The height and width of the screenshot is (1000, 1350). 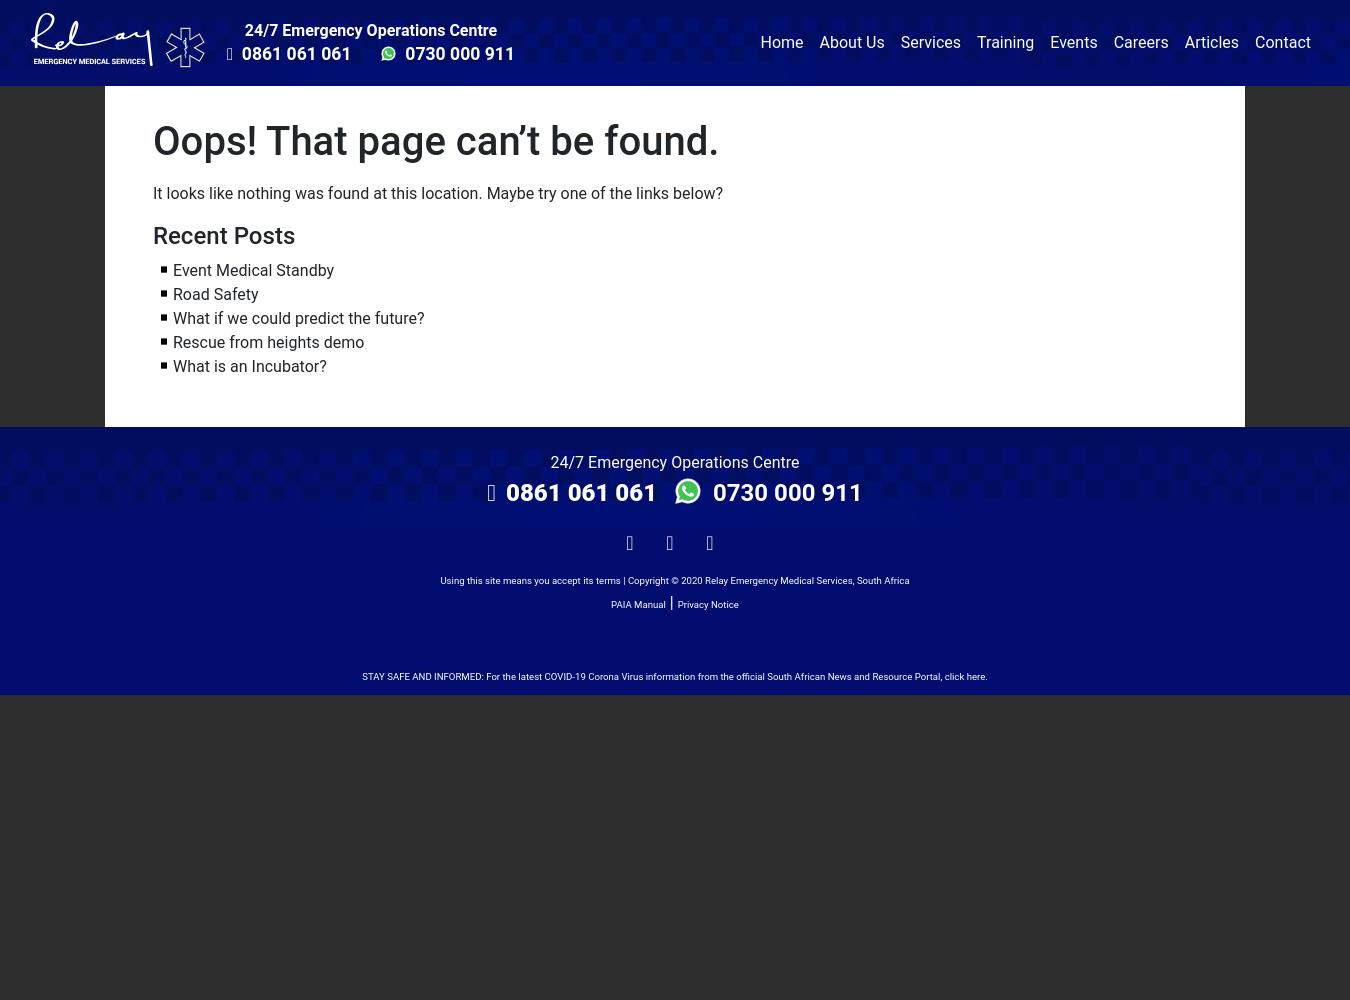 I want to click on 'STAY SAFE AND INFORMED: For the latest COVID-19 Corona Virus information from the official South African News and Resource Portal,', so click(x=361, y=675).